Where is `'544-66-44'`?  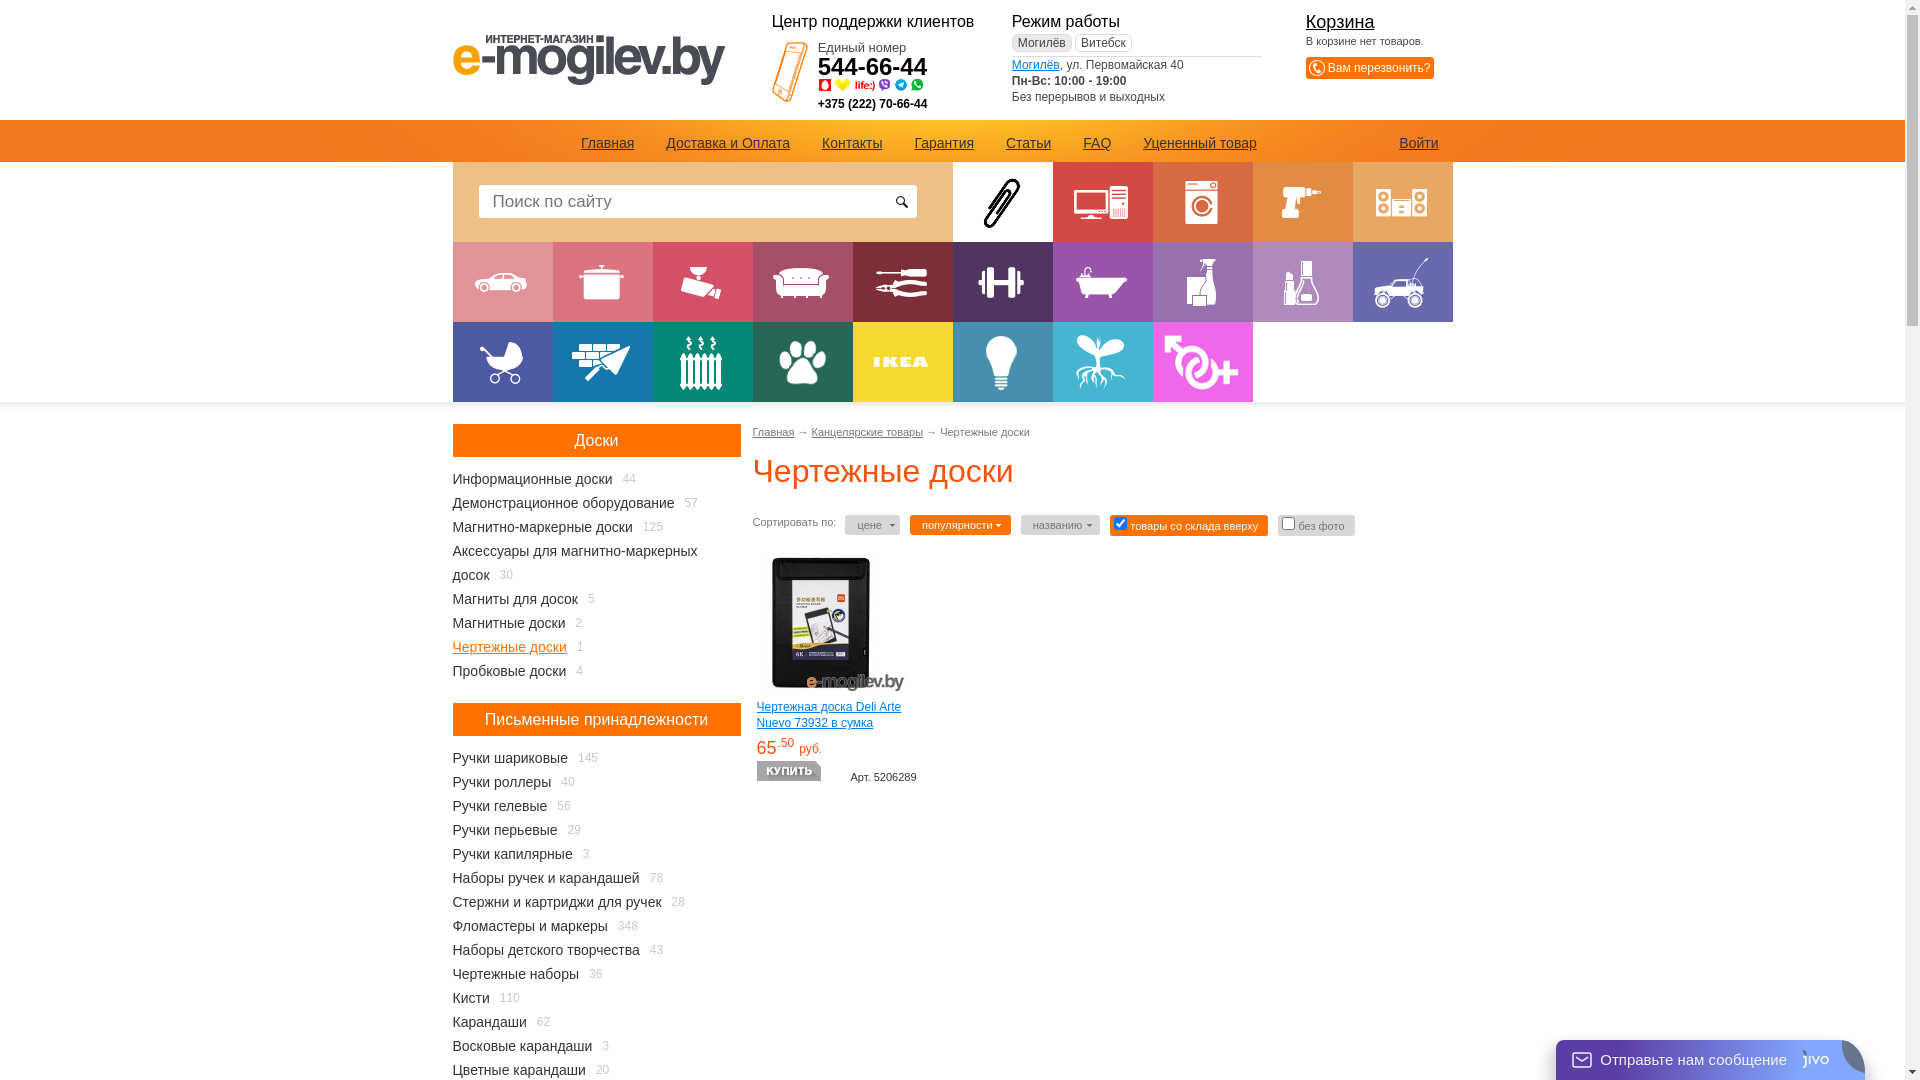 '544-66-44' is located at coordinates (872, 65).